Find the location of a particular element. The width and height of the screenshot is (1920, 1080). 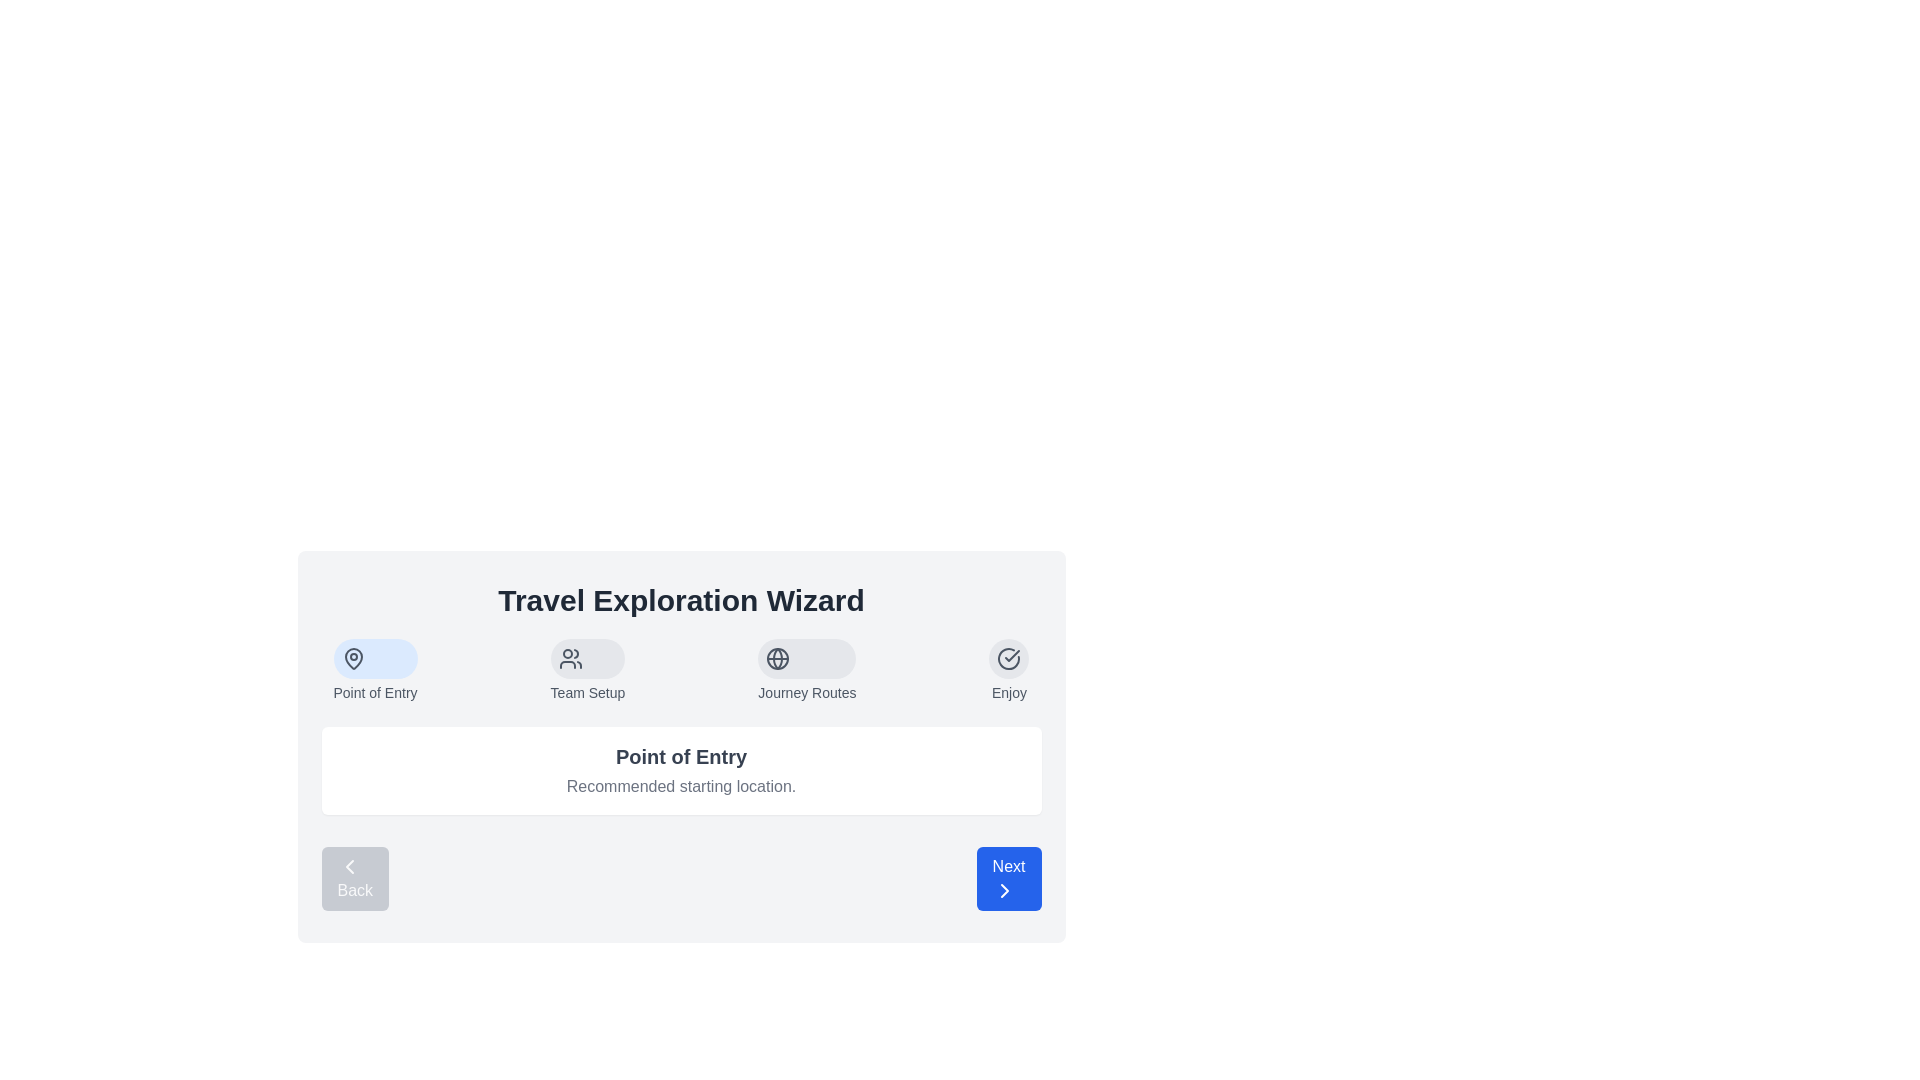

the circular icon with a checkmark and the text label 'Enjoy', located in the far-right section of the navigation menu as the fourth item after 'Journey Routes' is located at coordinates (1009, 671).